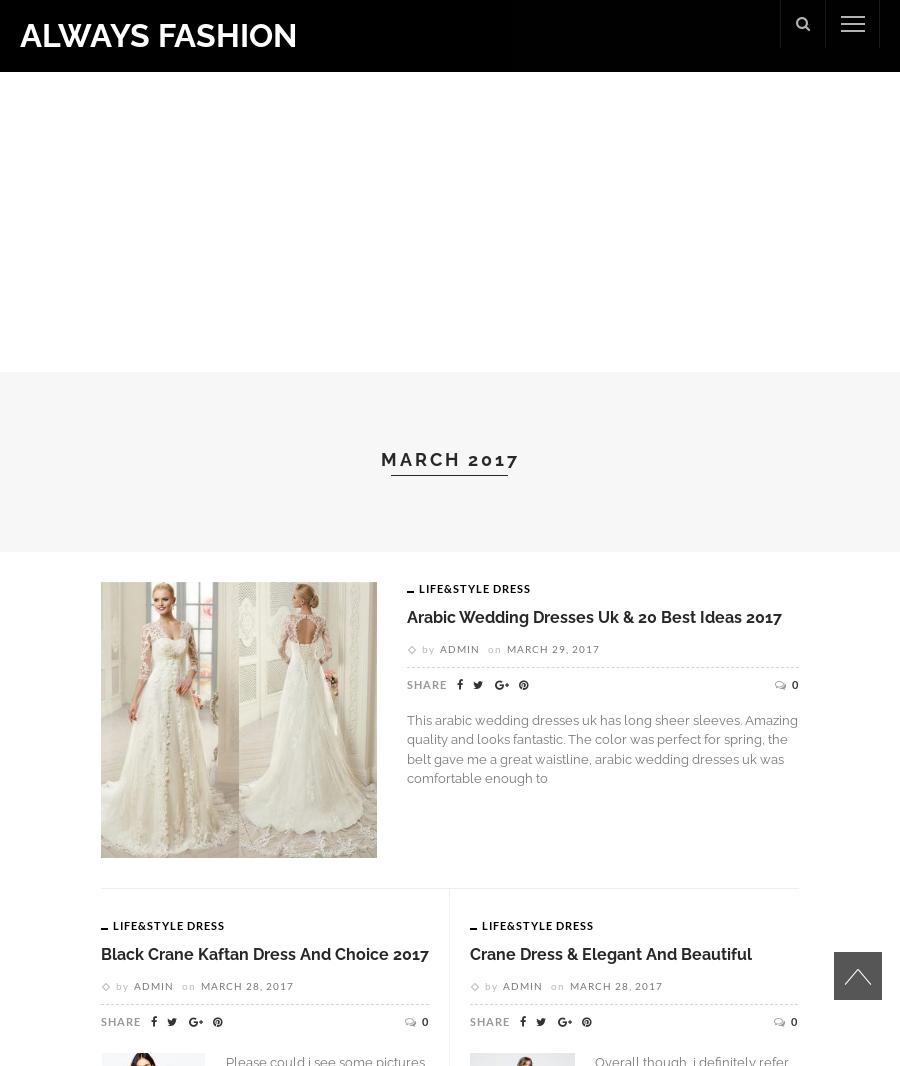  Describe the element at coordinates (379, 458) in the screenshot. I see `'March 2017'` at that location.